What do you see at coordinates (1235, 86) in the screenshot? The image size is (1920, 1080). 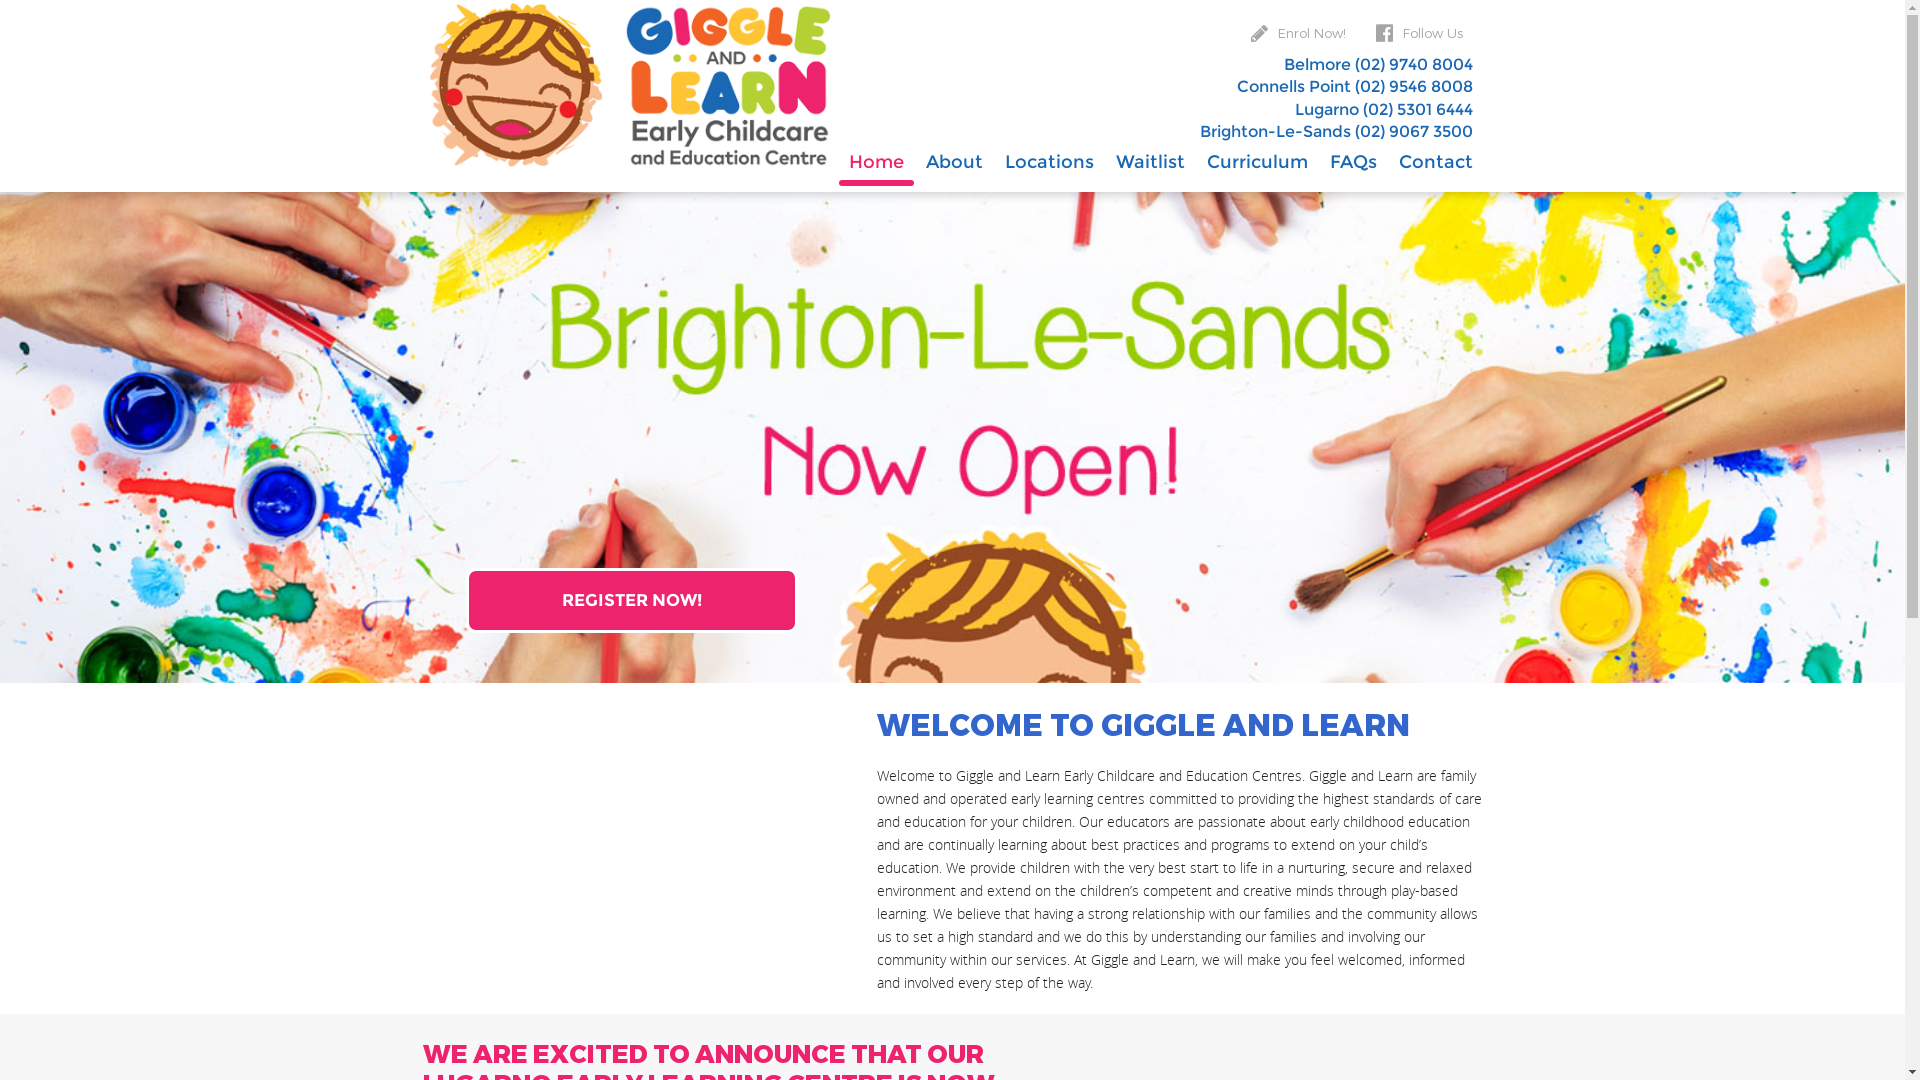 I see `'Connells Point (02) 9546 8008'` at bounding box center [1235, 86].